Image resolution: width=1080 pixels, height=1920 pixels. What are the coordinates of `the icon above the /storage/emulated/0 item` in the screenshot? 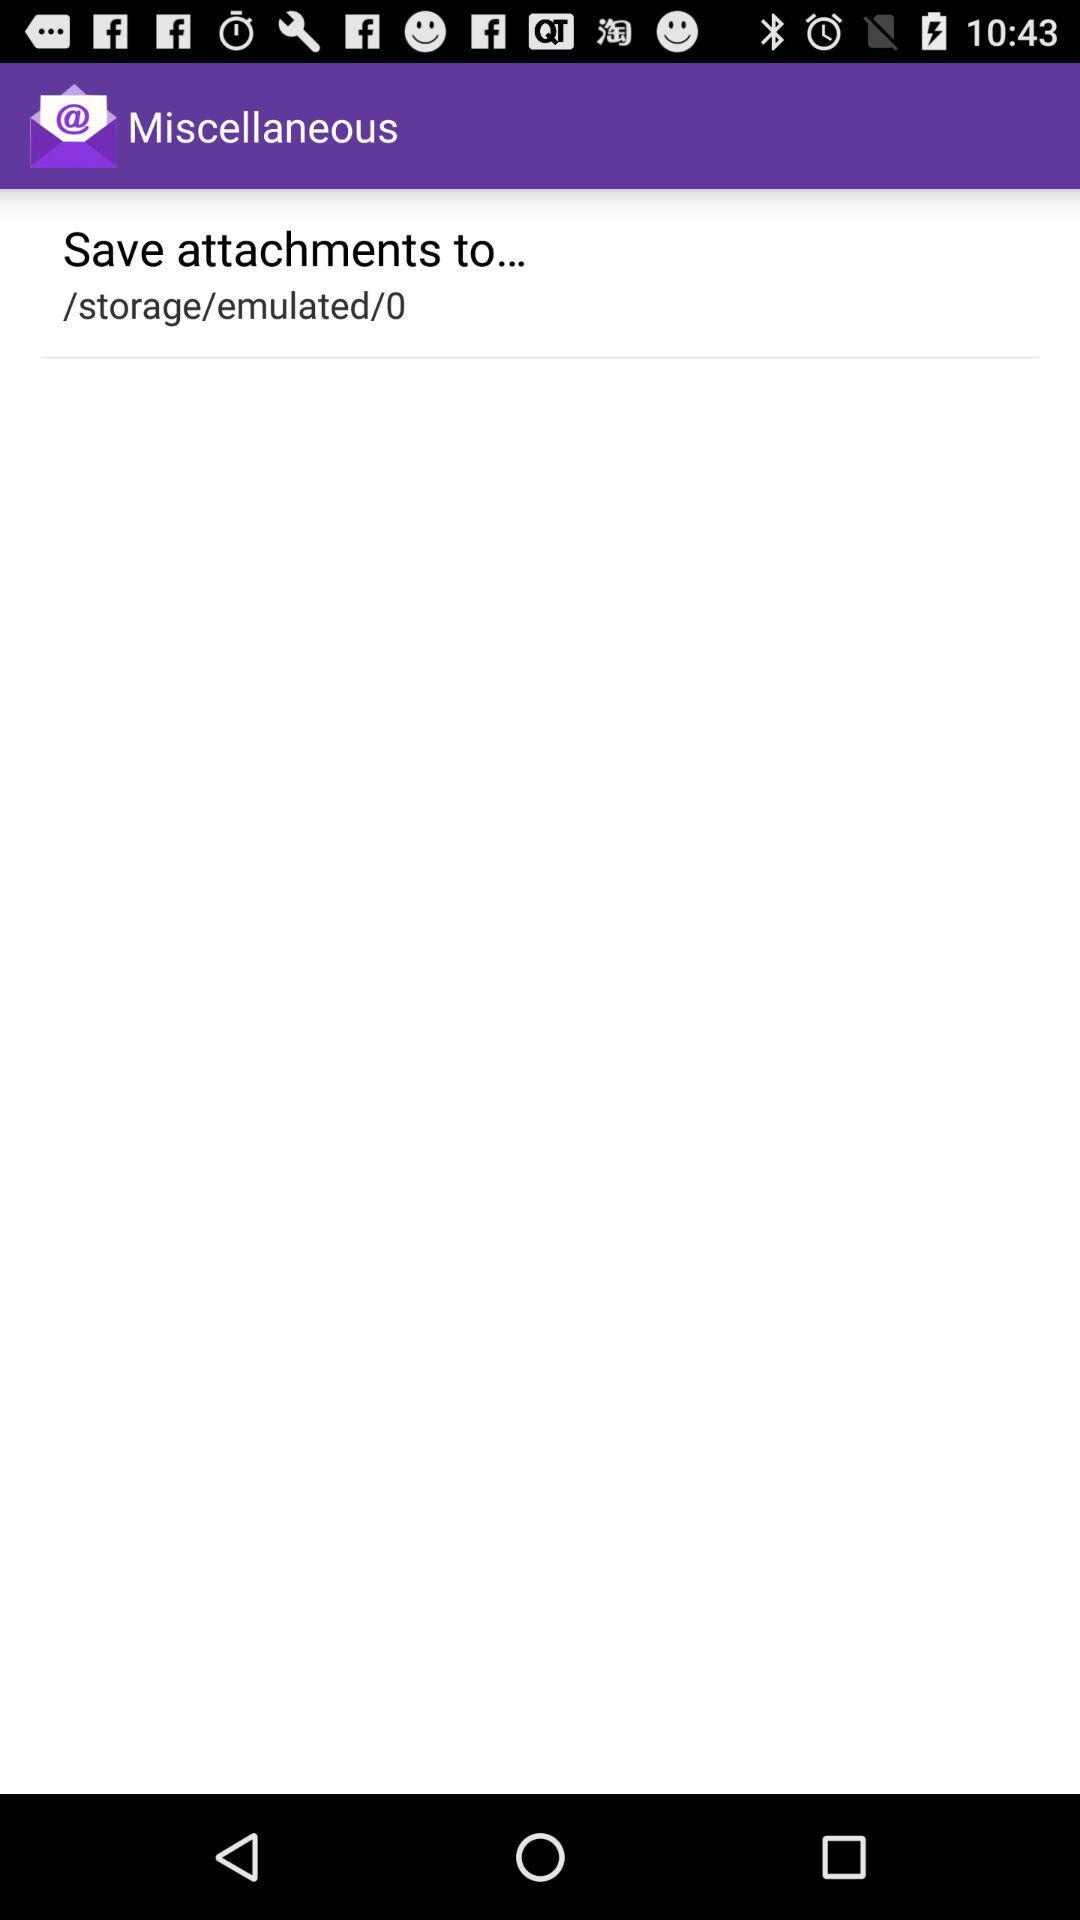 It's located at (295, 246).